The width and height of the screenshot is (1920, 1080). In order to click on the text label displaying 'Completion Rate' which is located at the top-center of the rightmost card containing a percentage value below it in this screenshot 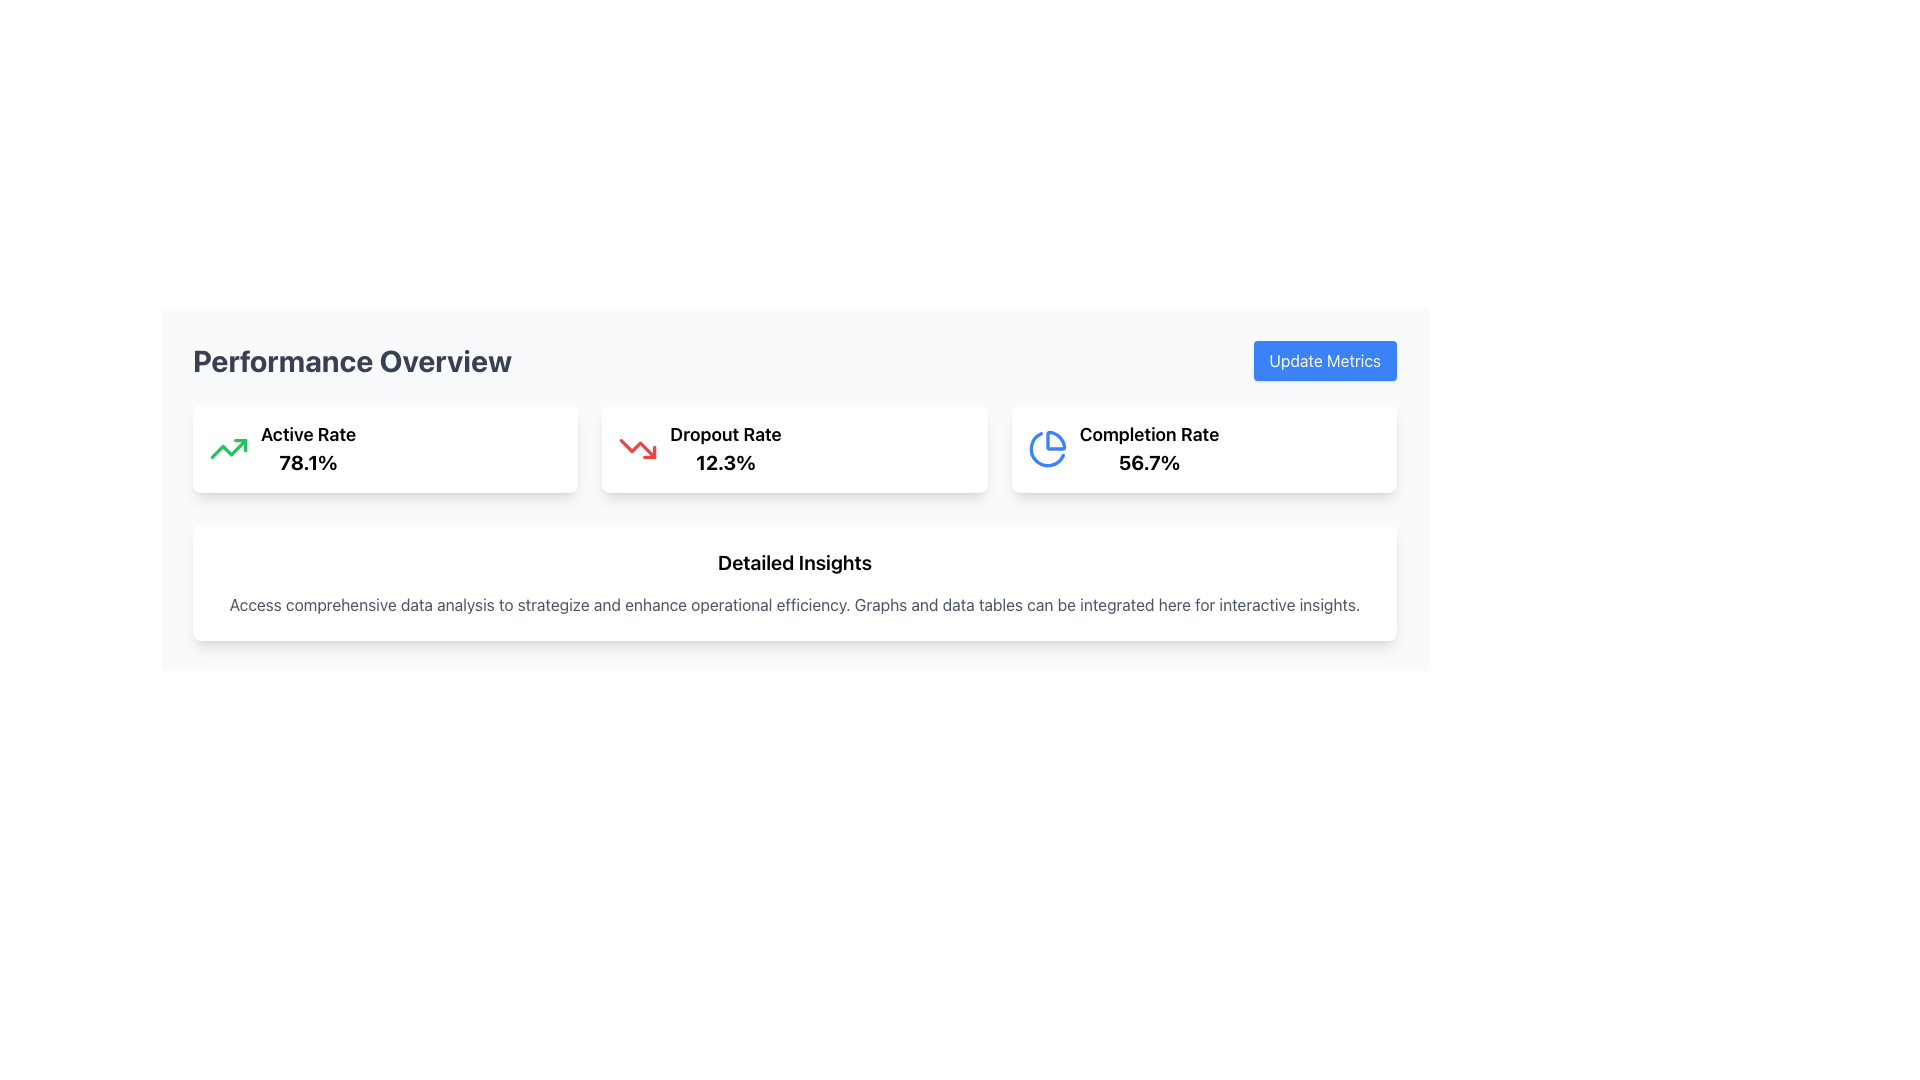, I will do `click(1149, 434)`.